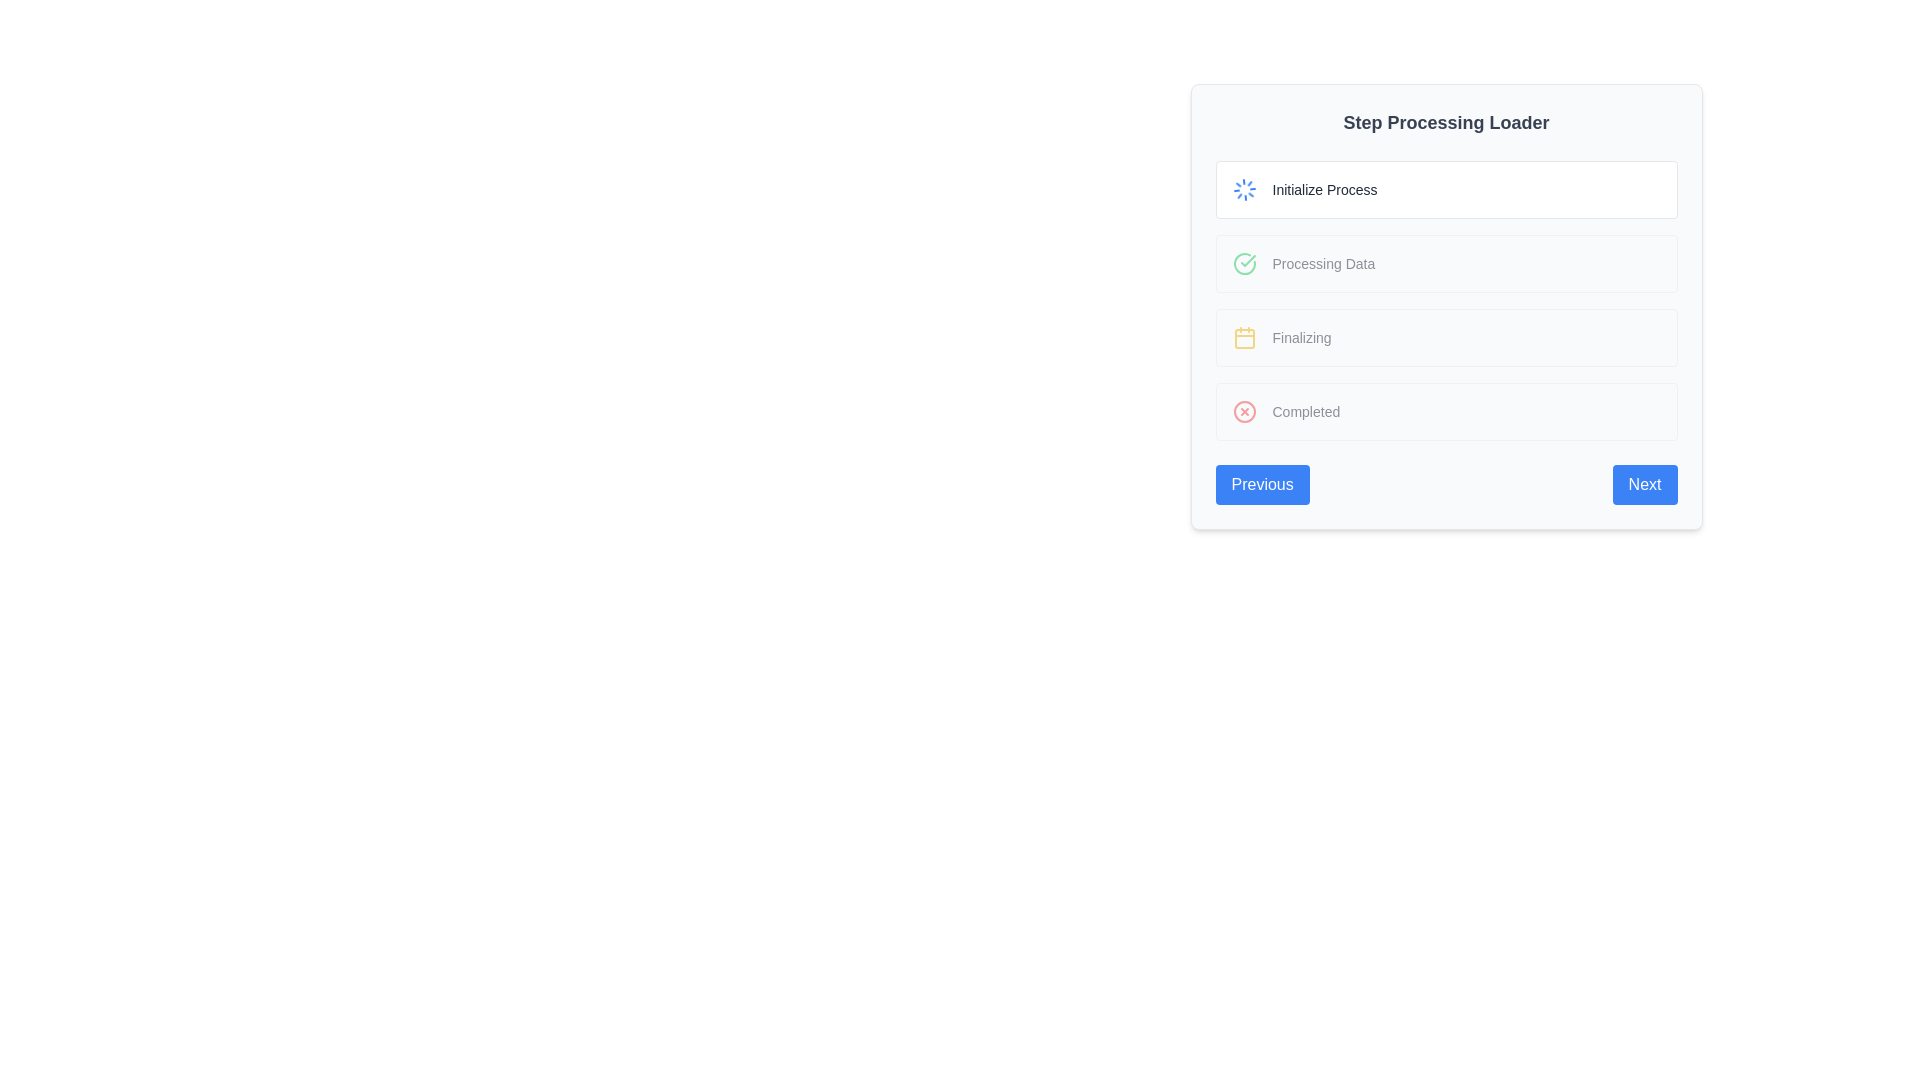 The width and height of the screenshot is (1920, 1080). Describe the element at coordinates (1243, 337) in the screenshot. I see `the yellow calendar icon with rounded edges located to the left of the 'Finalizing' text label in the step-by-step loader interface` at that location.